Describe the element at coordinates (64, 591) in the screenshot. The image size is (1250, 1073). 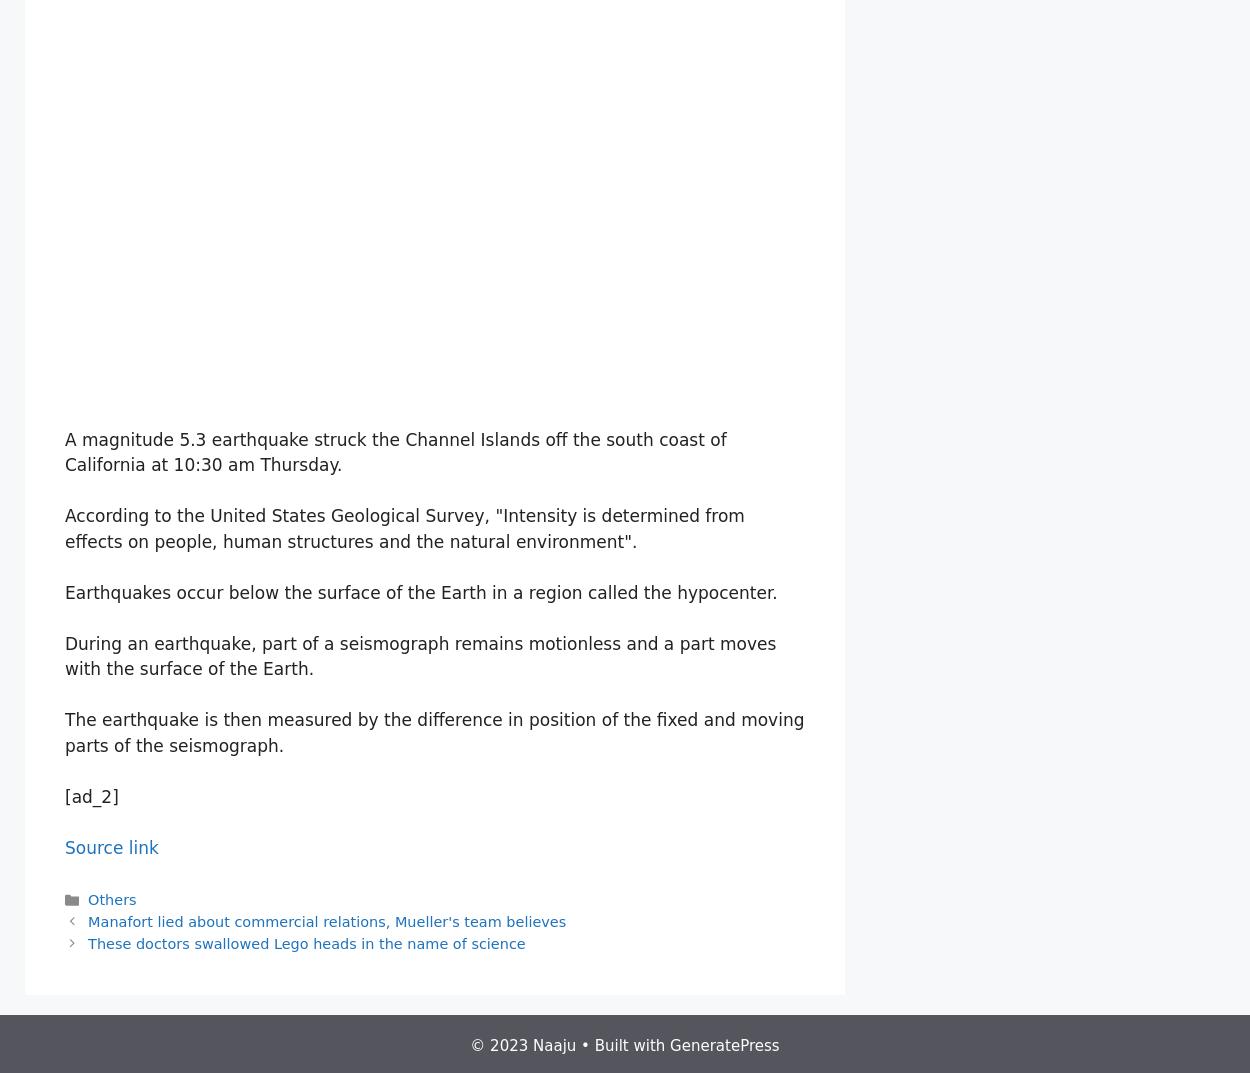
I see `'Earthquakes occur below the surface of the Earth in a region called the hypocenter.'` at that location.